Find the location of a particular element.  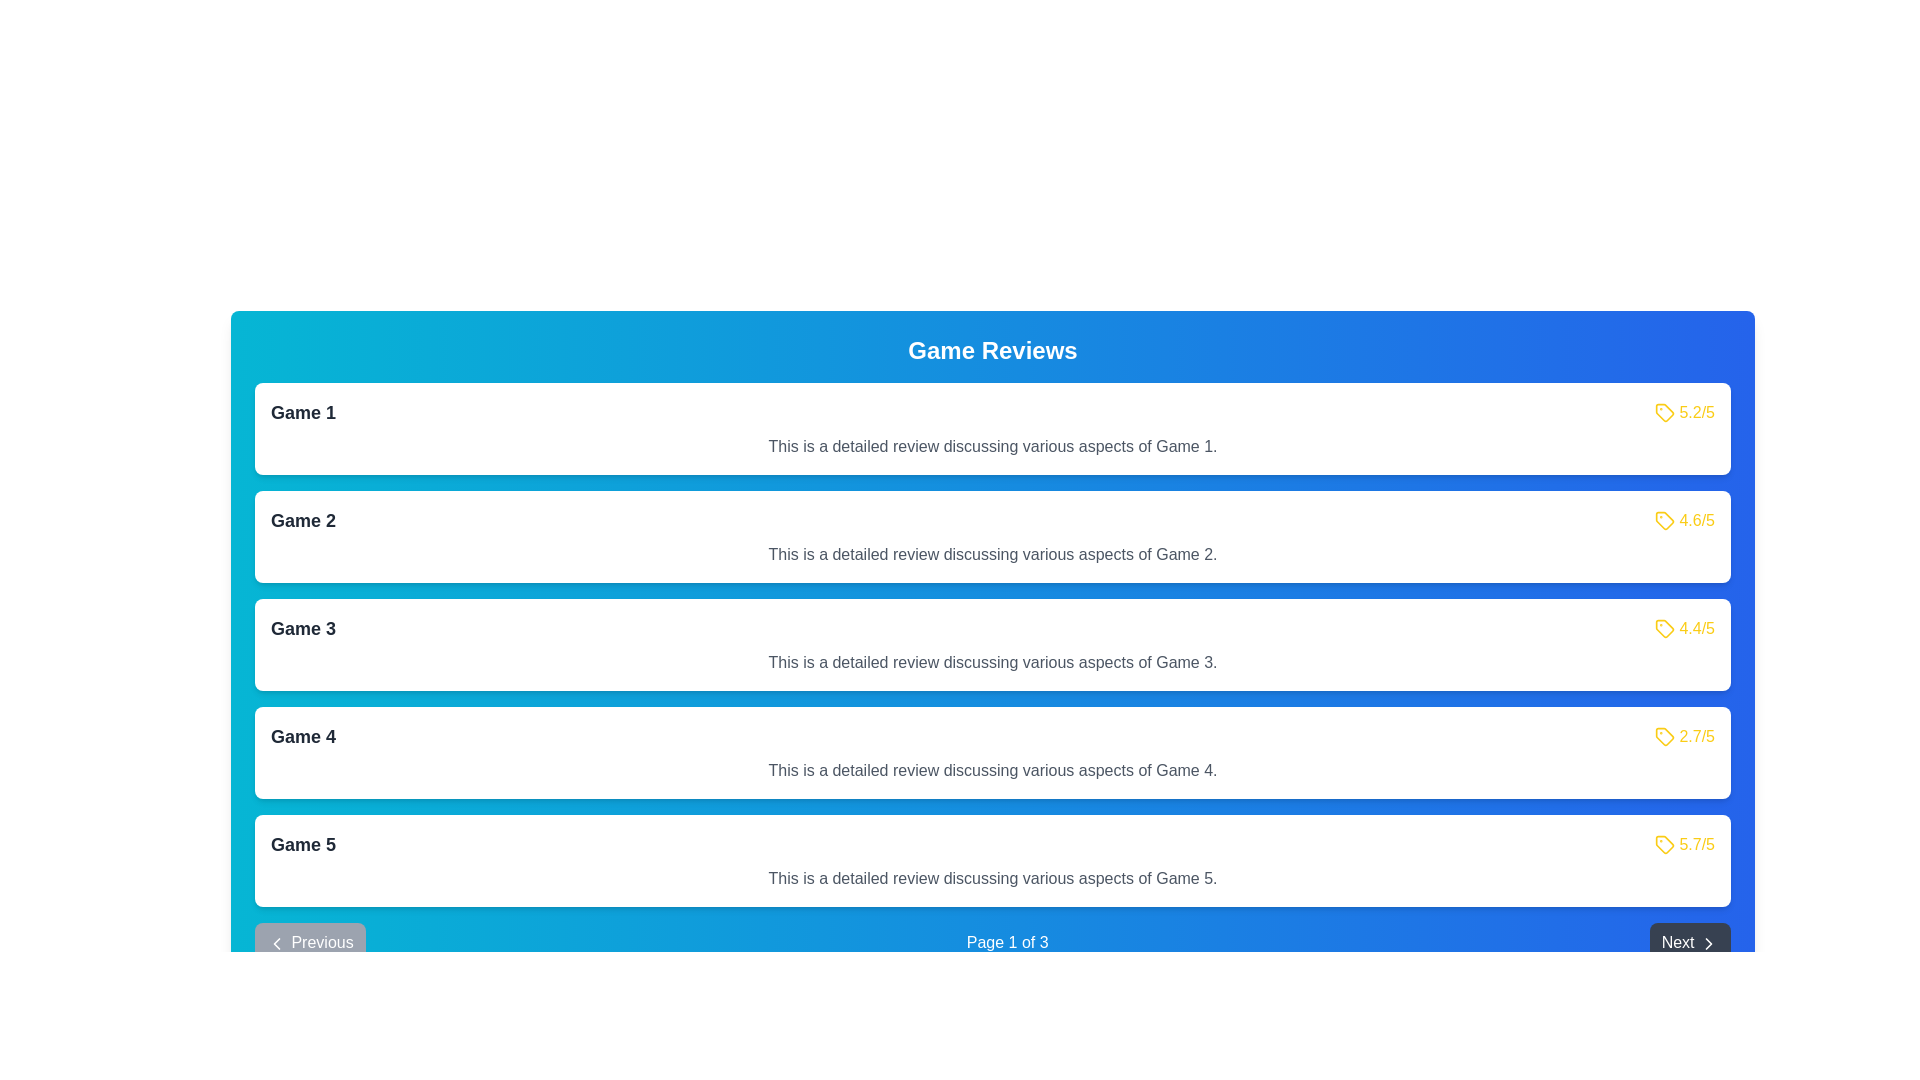

detailed textual review about 'Game 5' located at the bottom of the card layout, beneath the game title and rating is located at coordinates (993, 878).